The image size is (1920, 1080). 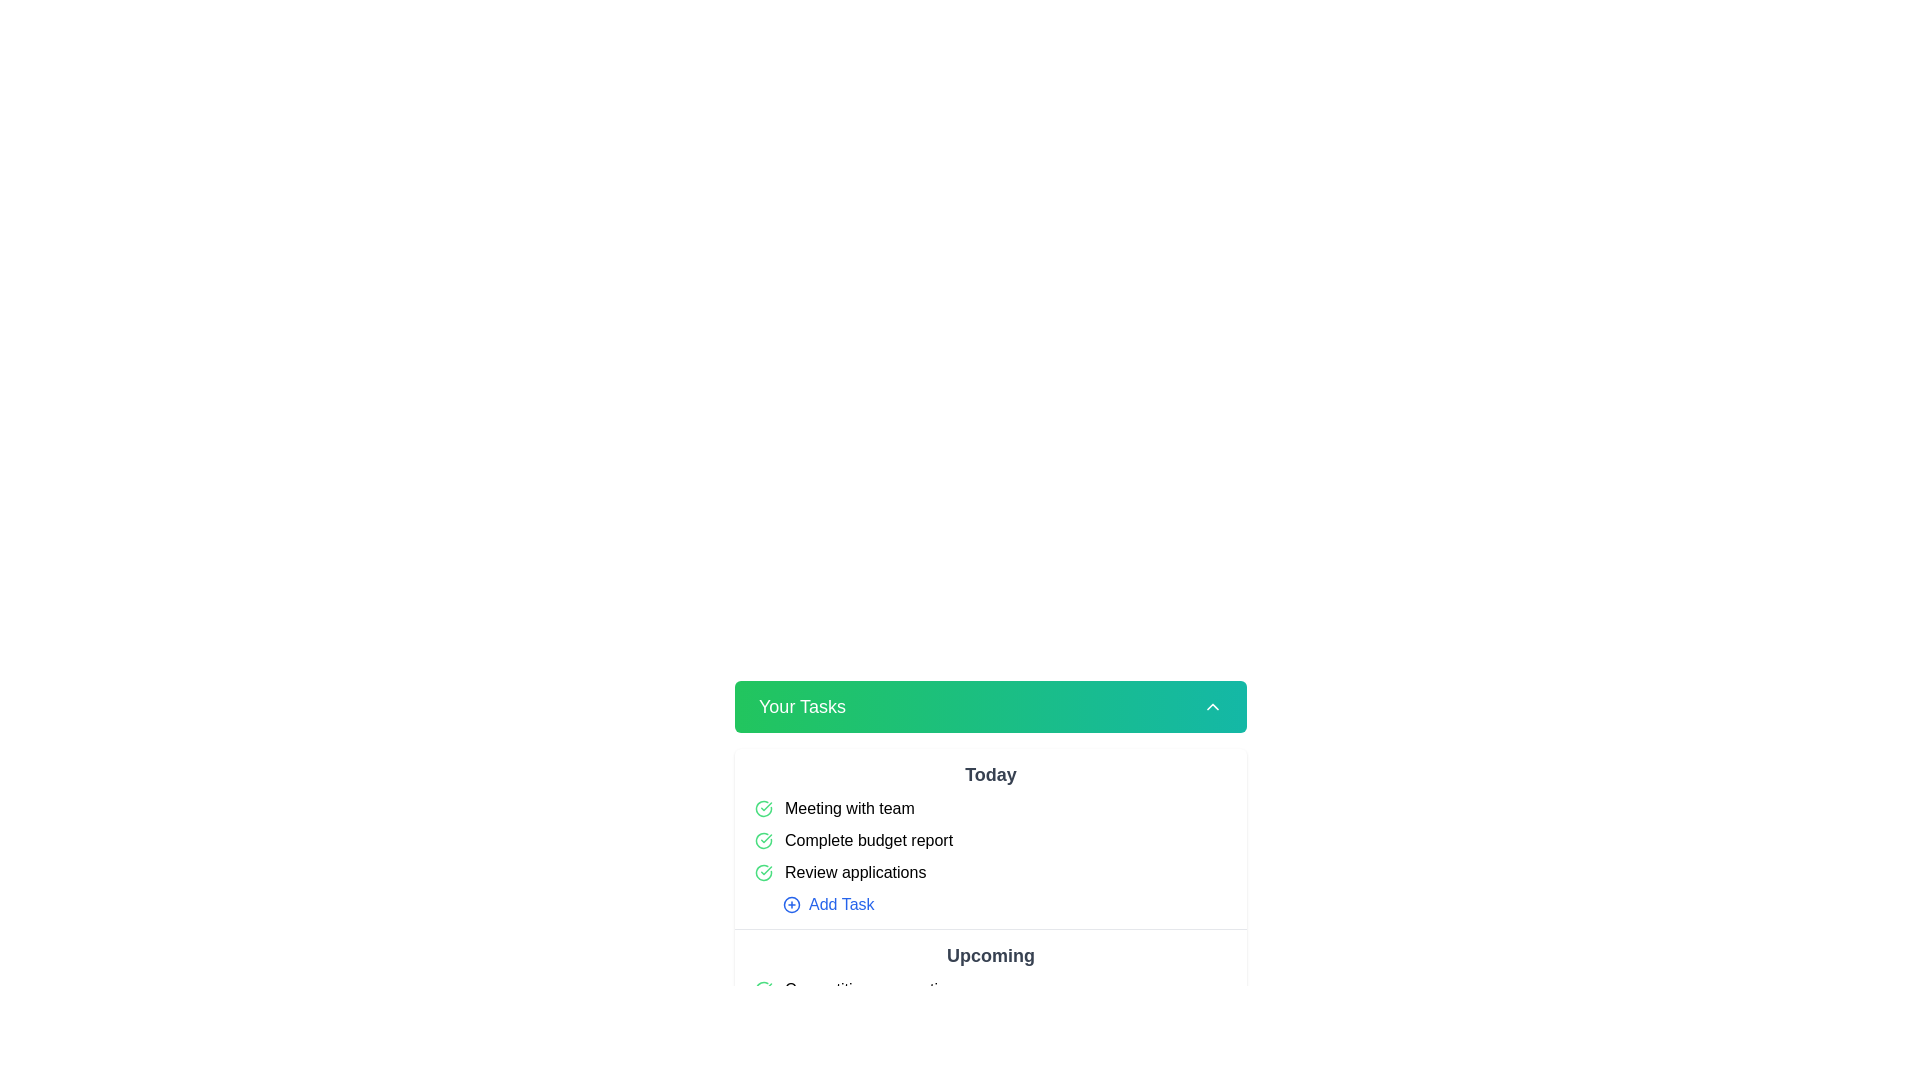 What do you see at coordinates (762, 871) in the screenshot?
I see `the Status indicator icon for the 'Review applications' task, located at the far left of the text in the 'Today' section under 'Your Tasks'` at bounding box center [762, 871].